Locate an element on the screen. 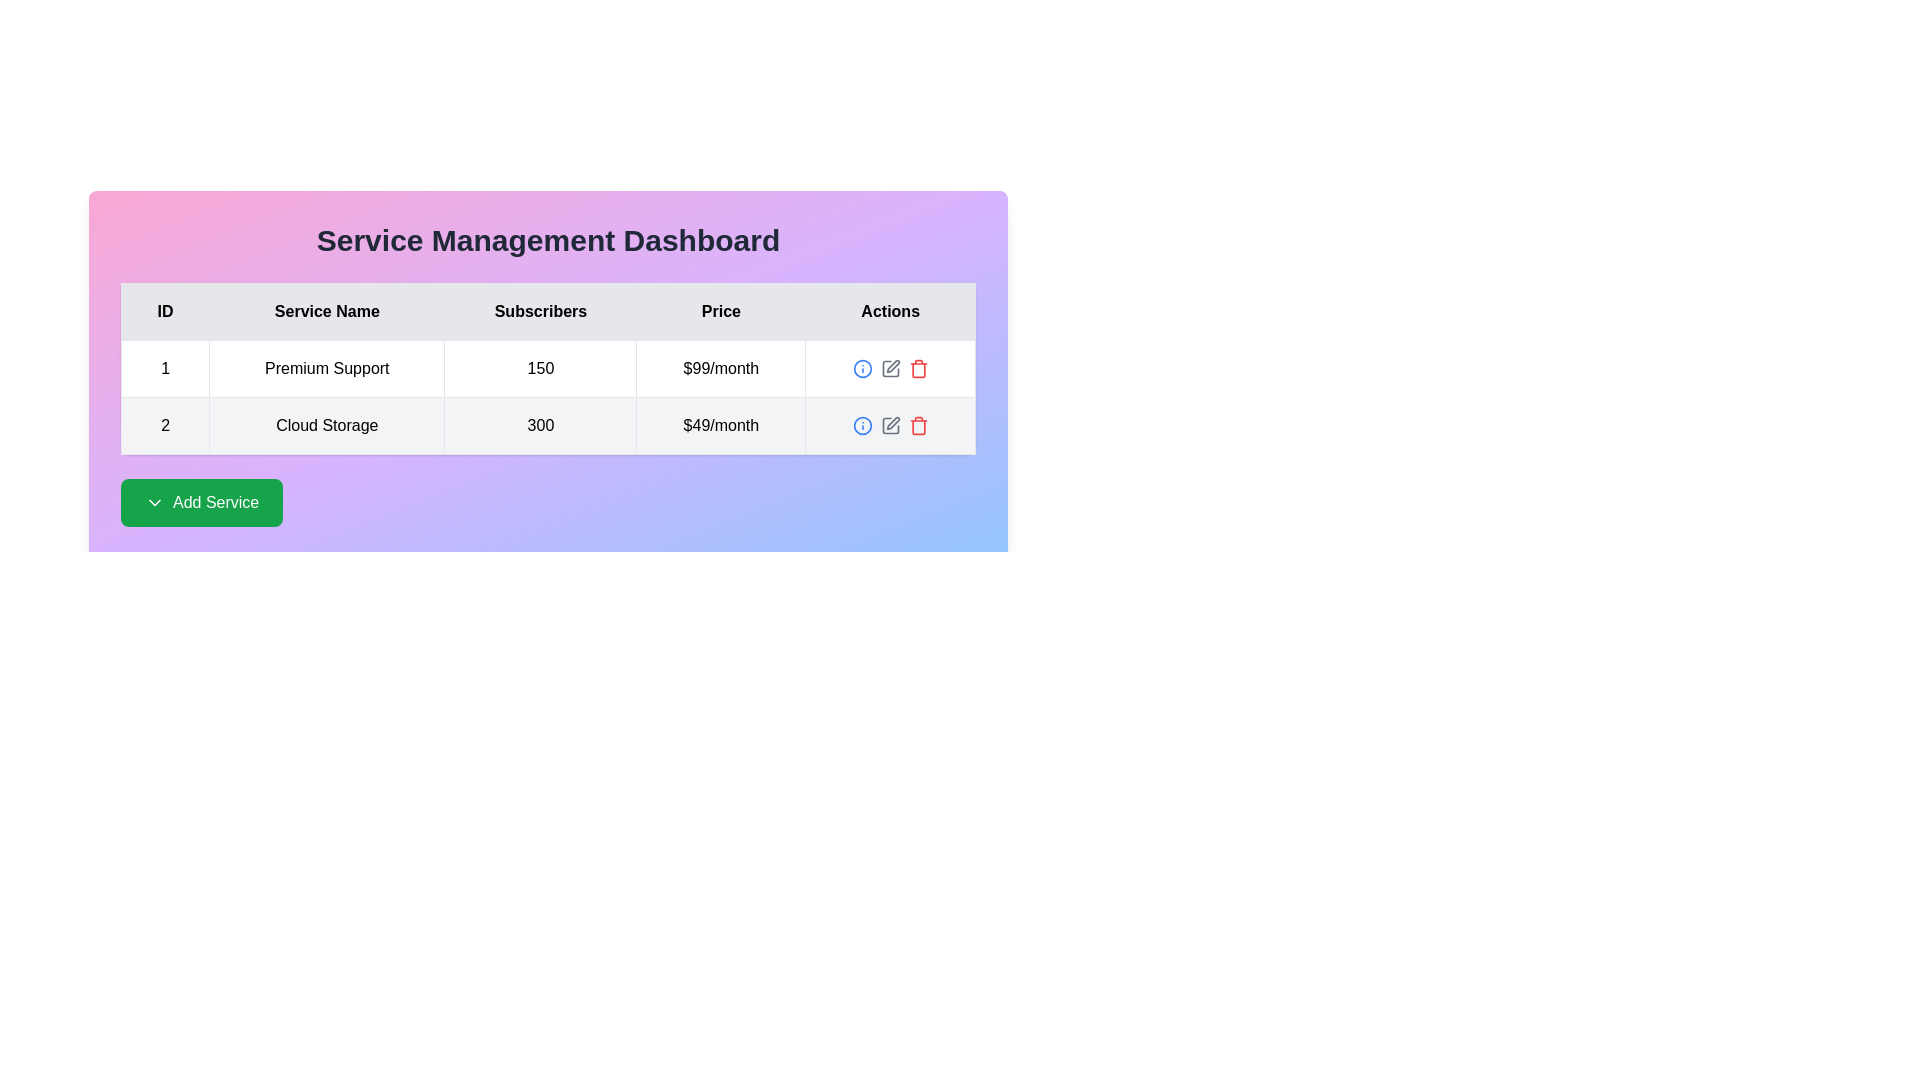 The width and height of the screenshot is (1920, 1080). the table cell that indicates the service name 'Cloud Storage', located in the second row of the 'Service Name' column, adjacent to '2' on the left and '300' on the right is located at coordinates (327, 424).